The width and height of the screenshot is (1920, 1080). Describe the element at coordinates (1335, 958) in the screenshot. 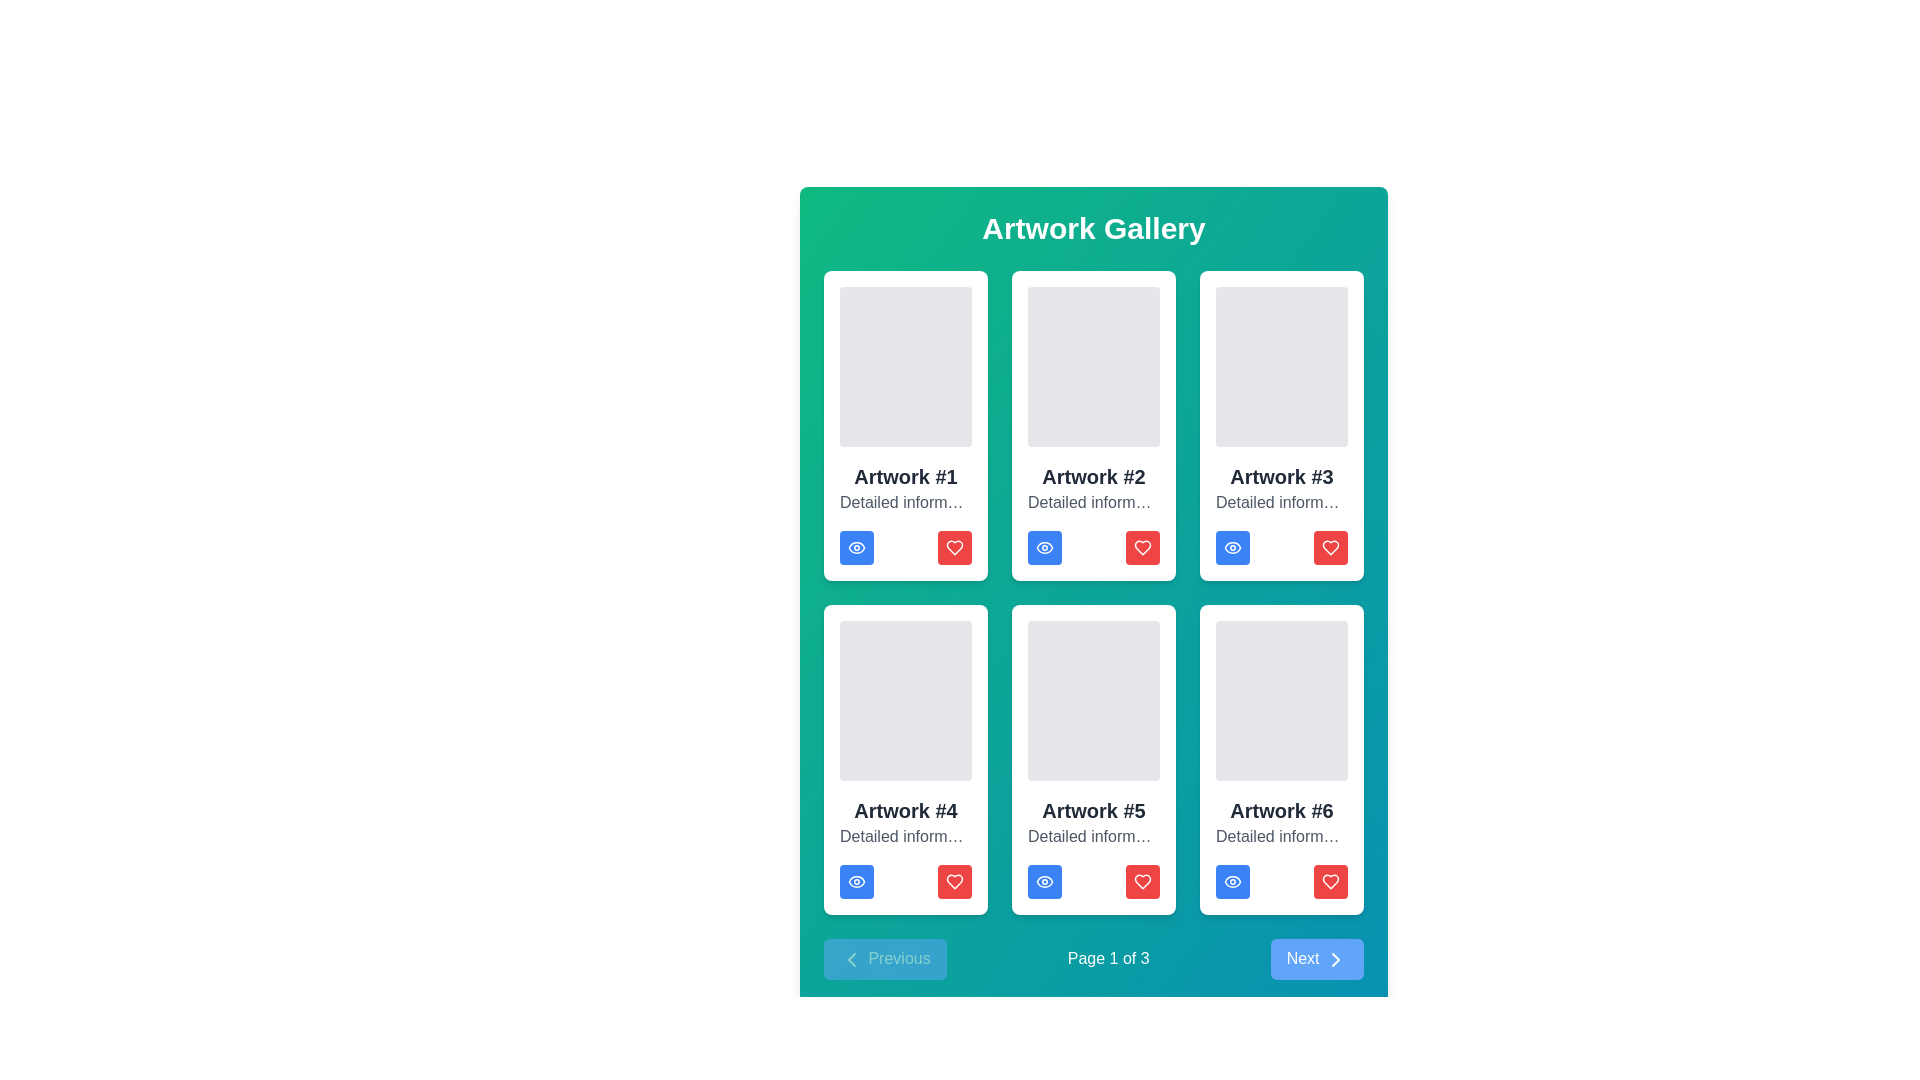

I see `the 'Next' button located in the bottom-right corner of the interface, which contains a rightward-pointing chevron arrow icon for navigation` at that location.